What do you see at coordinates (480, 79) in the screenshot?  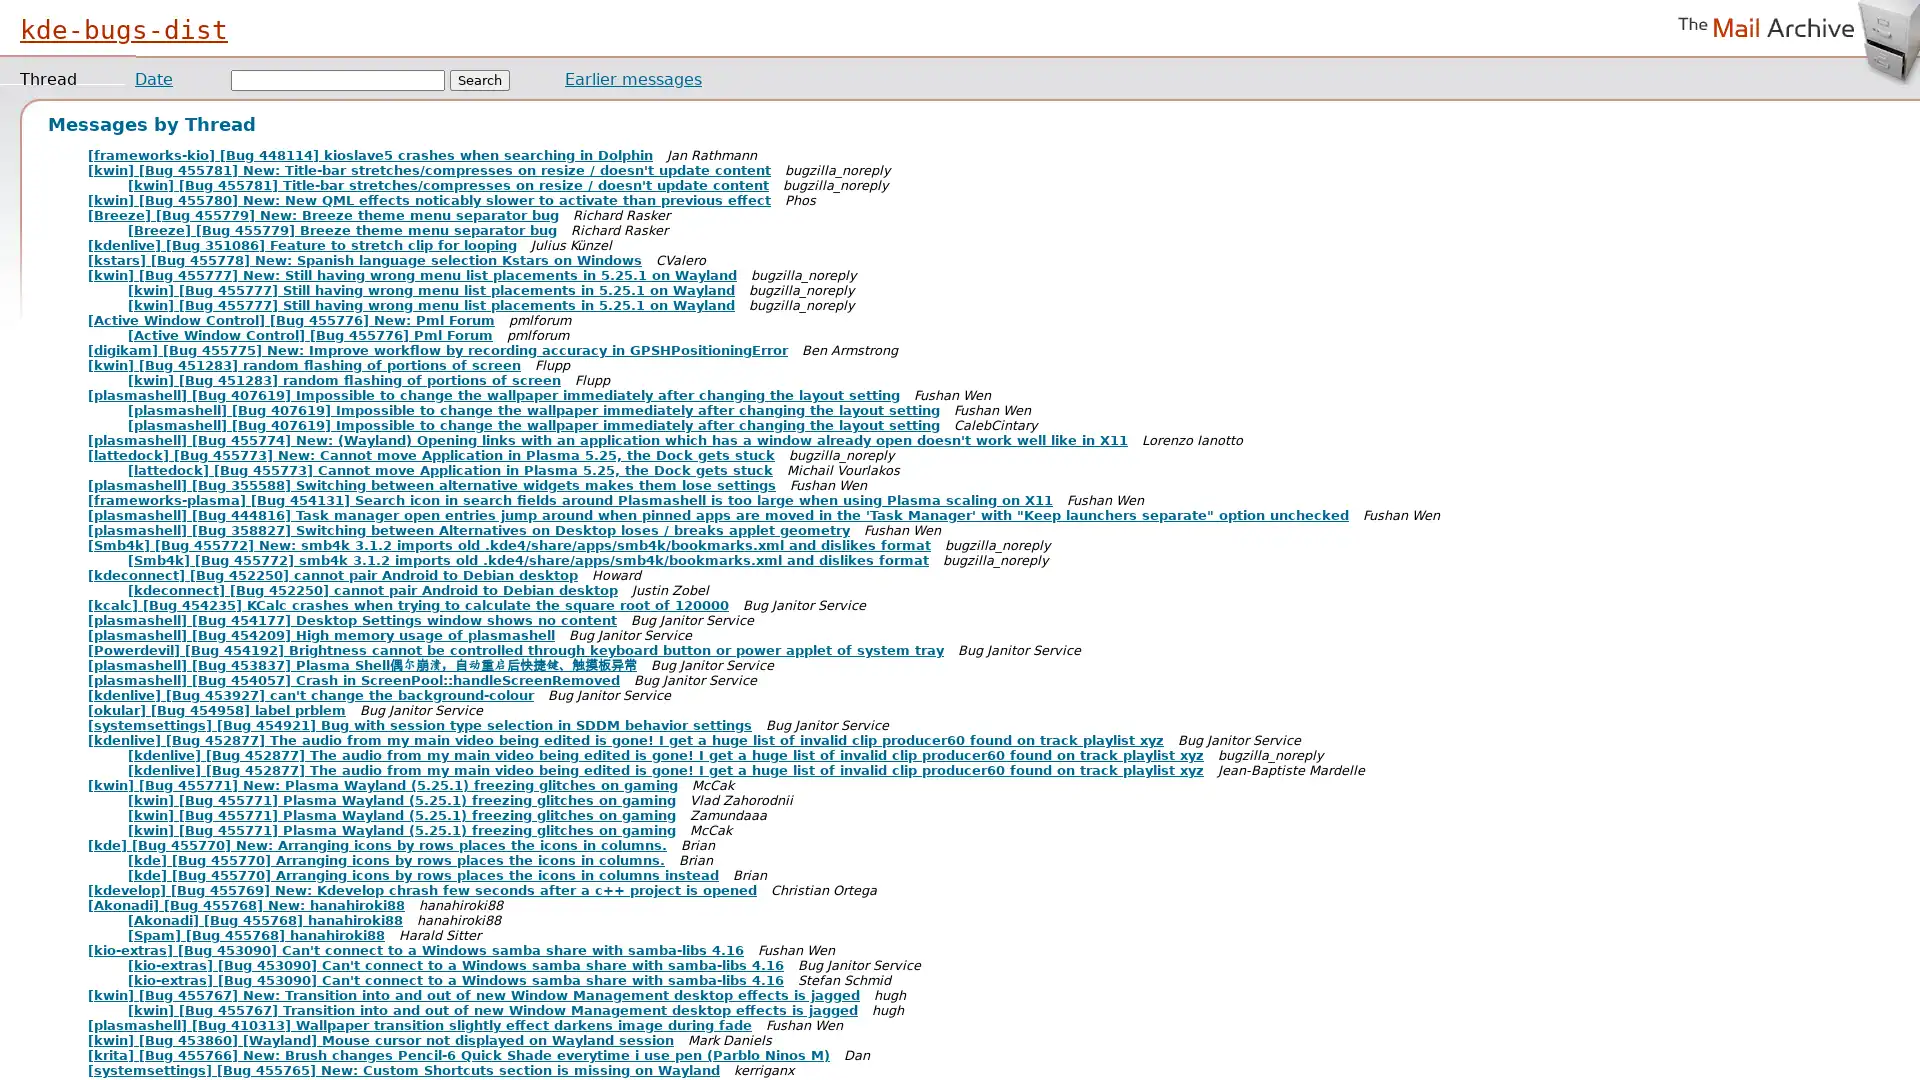 I see `Search` at bounding box center [480, 79].